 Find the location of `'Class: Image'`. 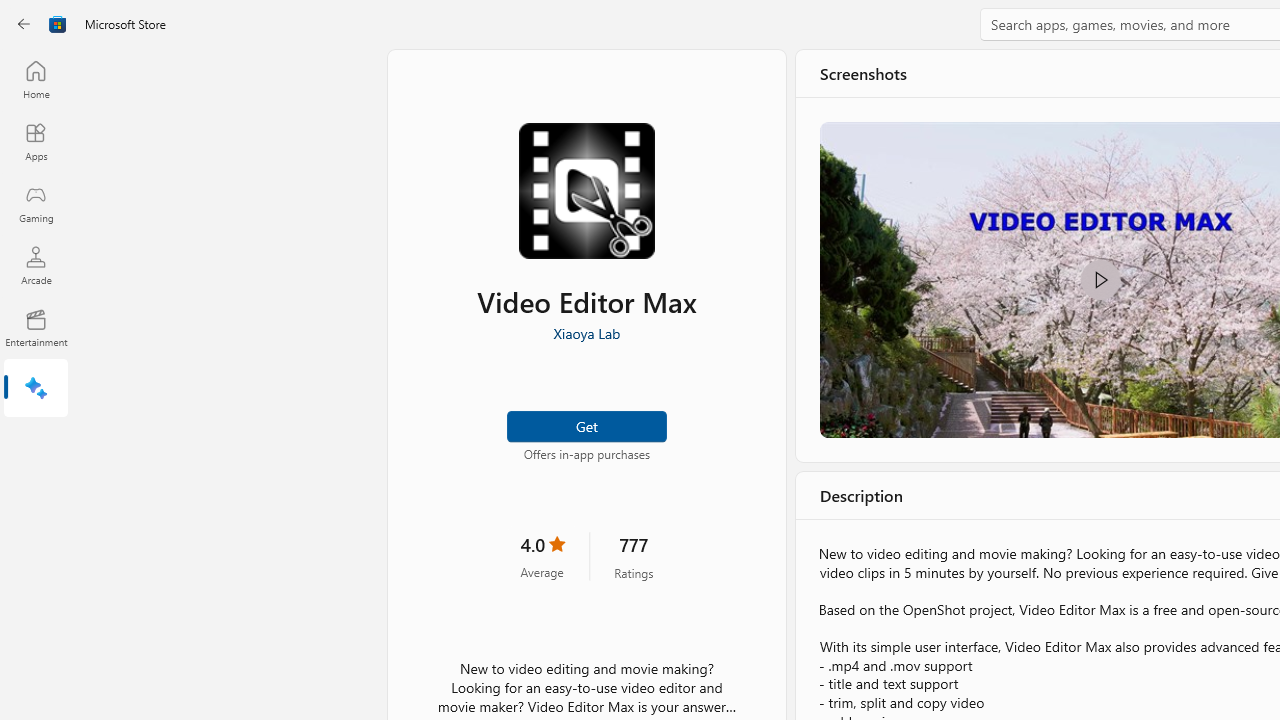

'Class: Image' is located at coordinates (58, 24).